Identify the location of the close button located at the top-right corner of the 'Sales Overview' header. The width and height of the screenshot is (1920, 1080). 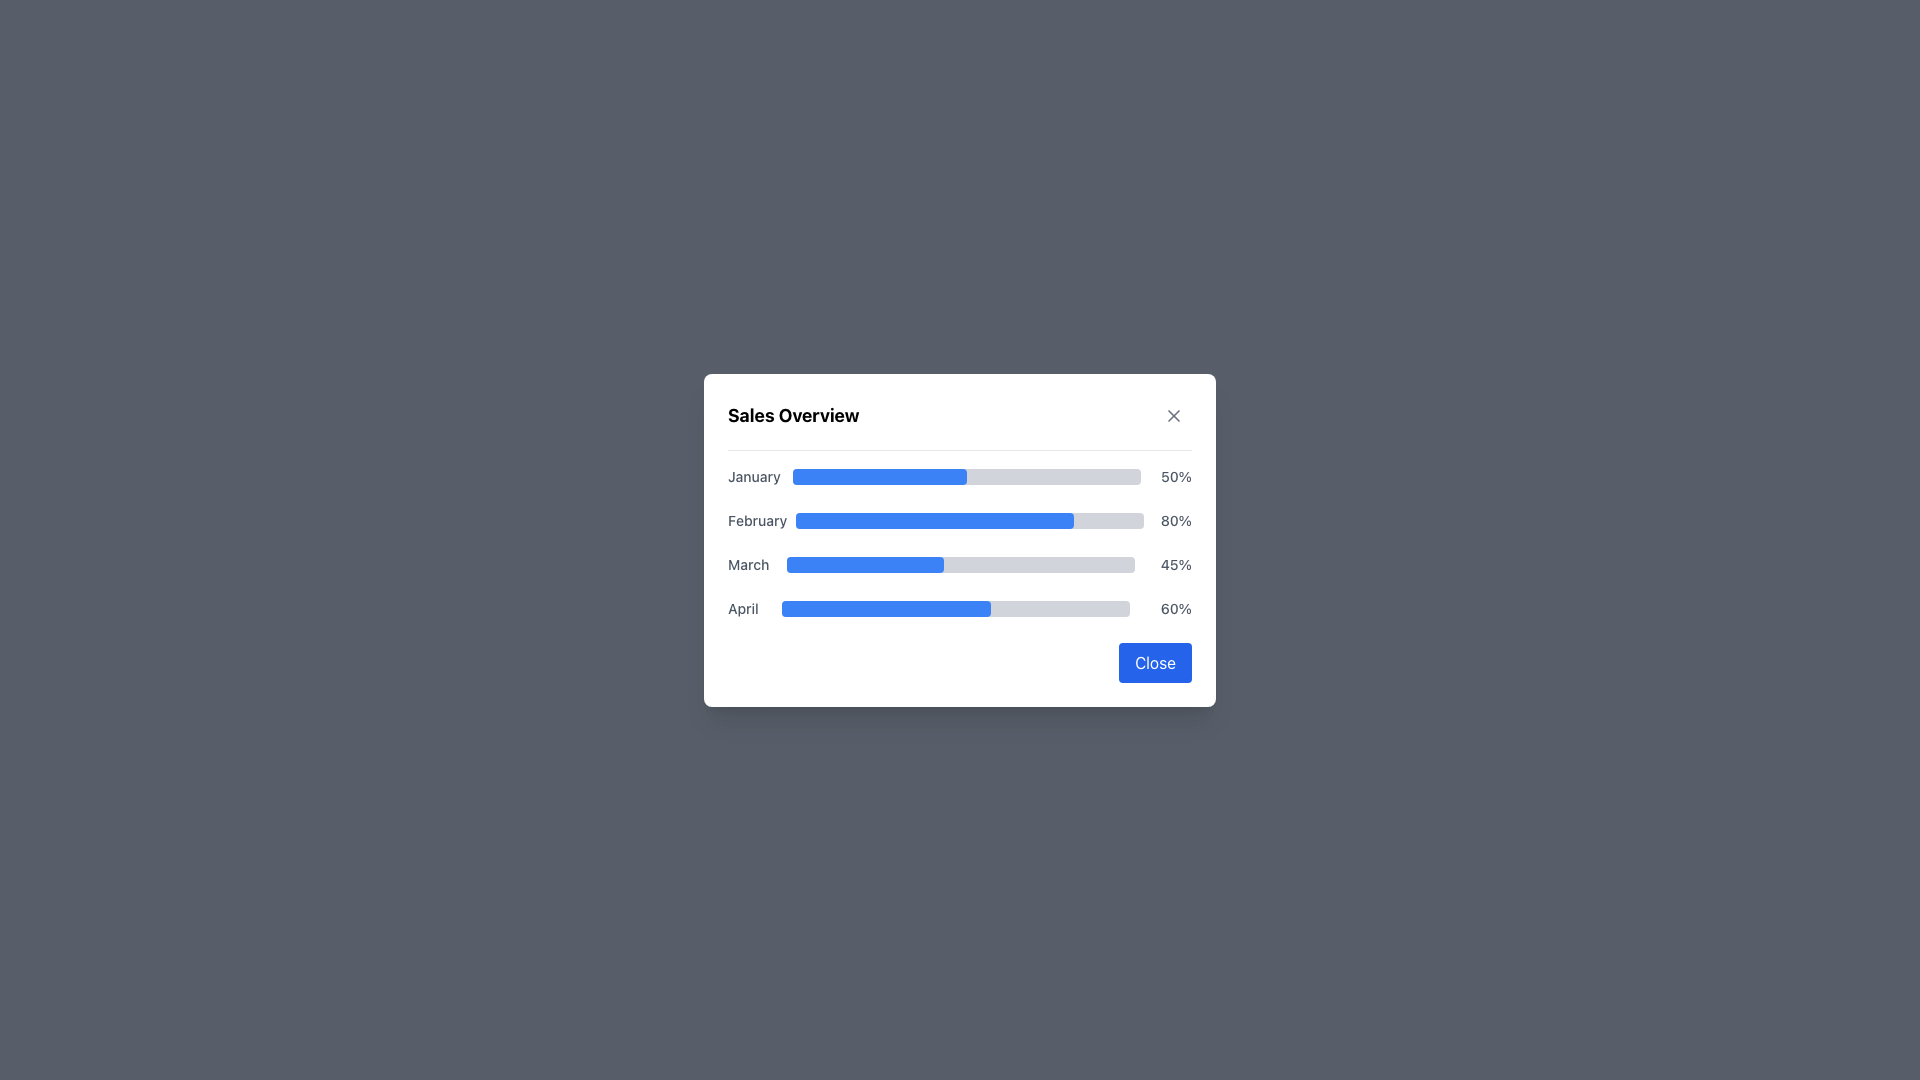
(1174, 414).